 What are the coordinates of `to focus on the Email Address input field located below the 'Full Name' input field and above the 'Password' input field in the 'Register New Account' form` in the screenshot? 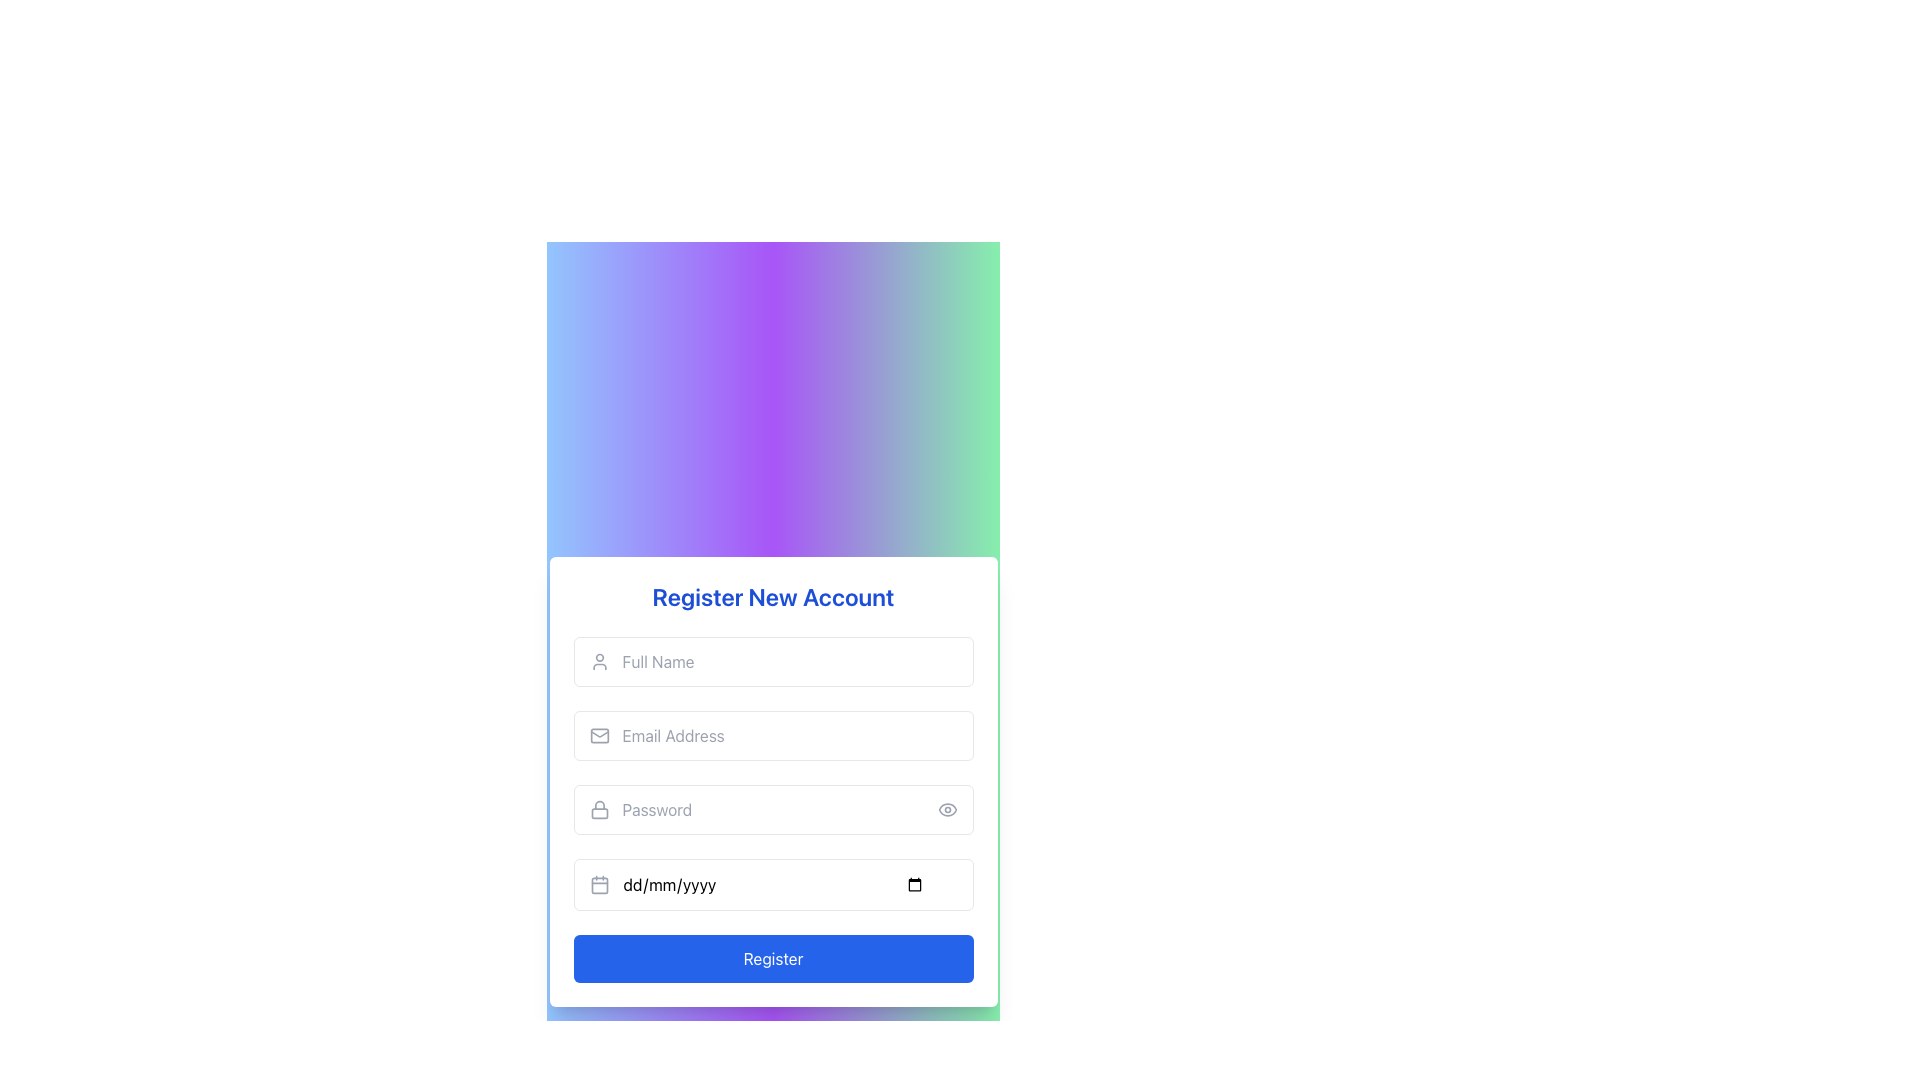 It's located at (772, 736).